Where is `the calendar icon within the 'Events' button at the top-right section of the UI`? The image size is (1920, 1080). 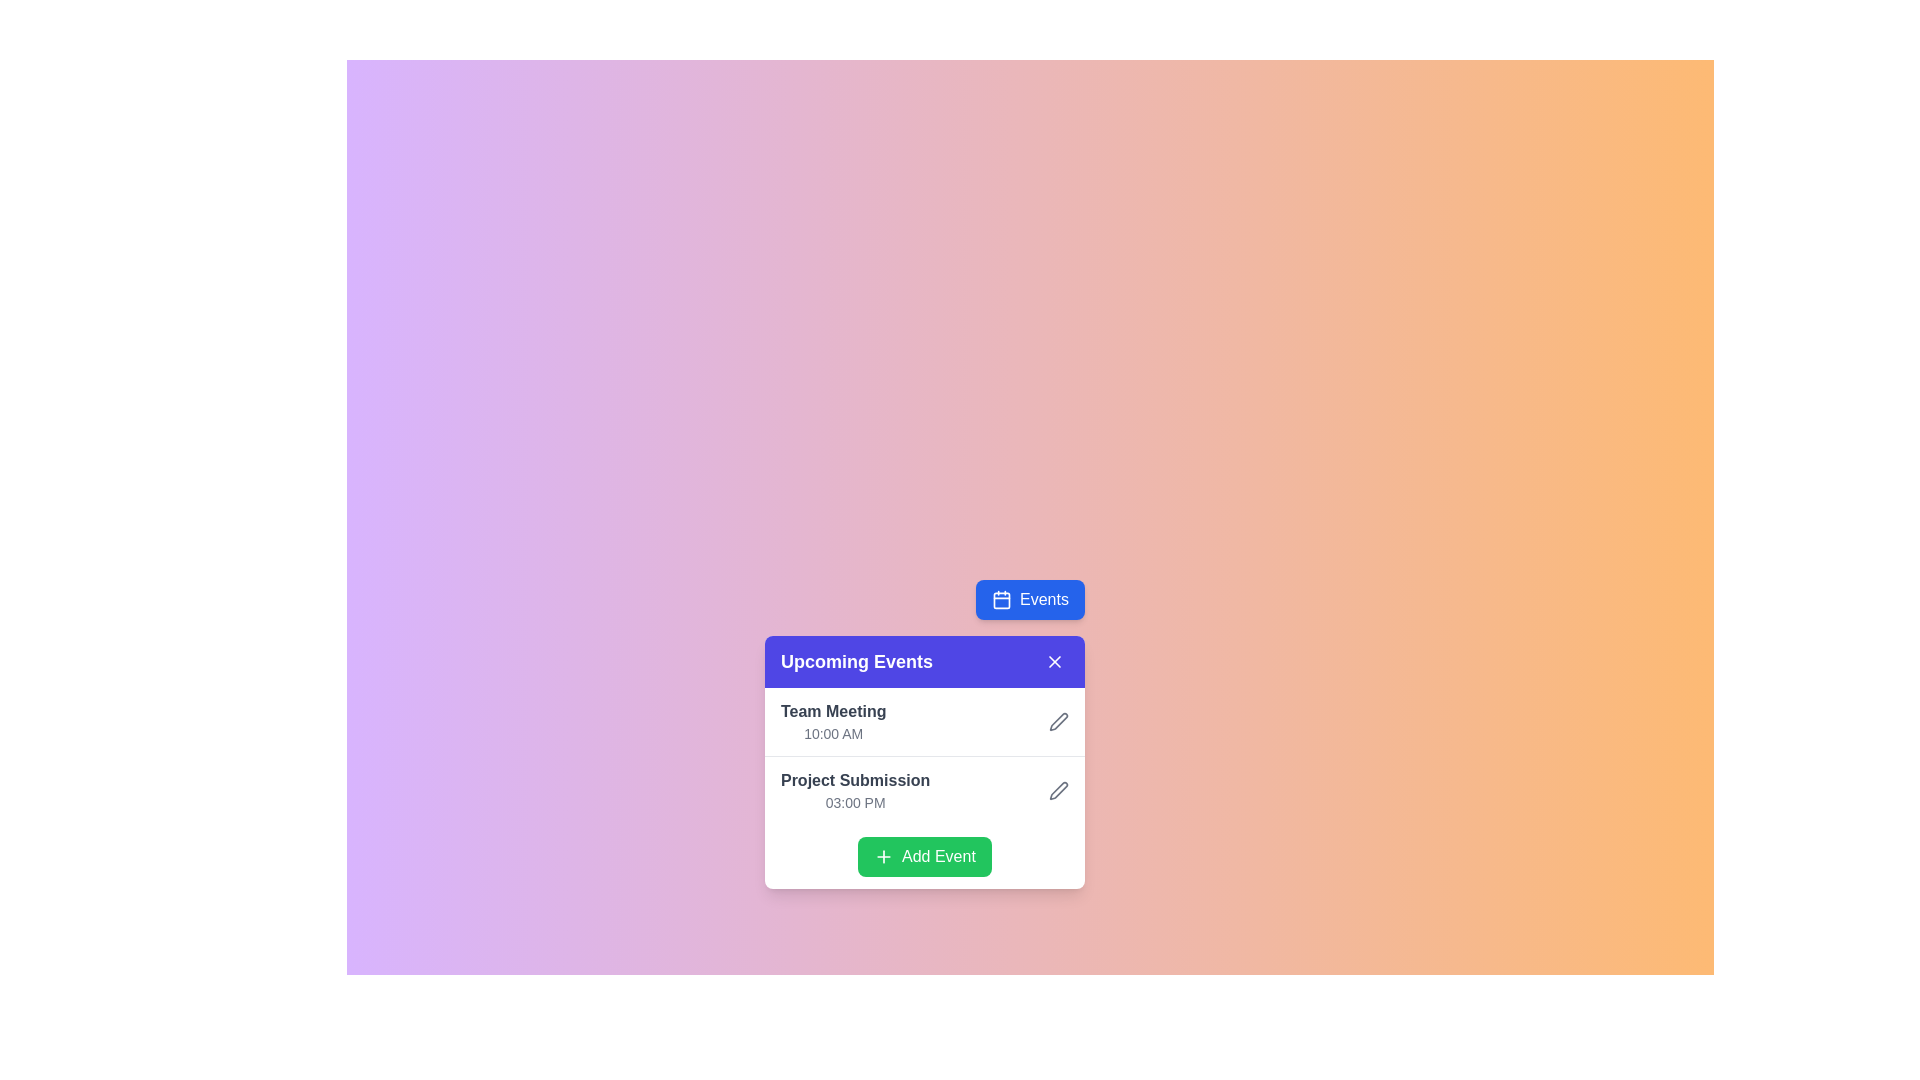
the calendar icon within the 'Events' button at the top-right section of the UI is located at coordinates (1002, 599).